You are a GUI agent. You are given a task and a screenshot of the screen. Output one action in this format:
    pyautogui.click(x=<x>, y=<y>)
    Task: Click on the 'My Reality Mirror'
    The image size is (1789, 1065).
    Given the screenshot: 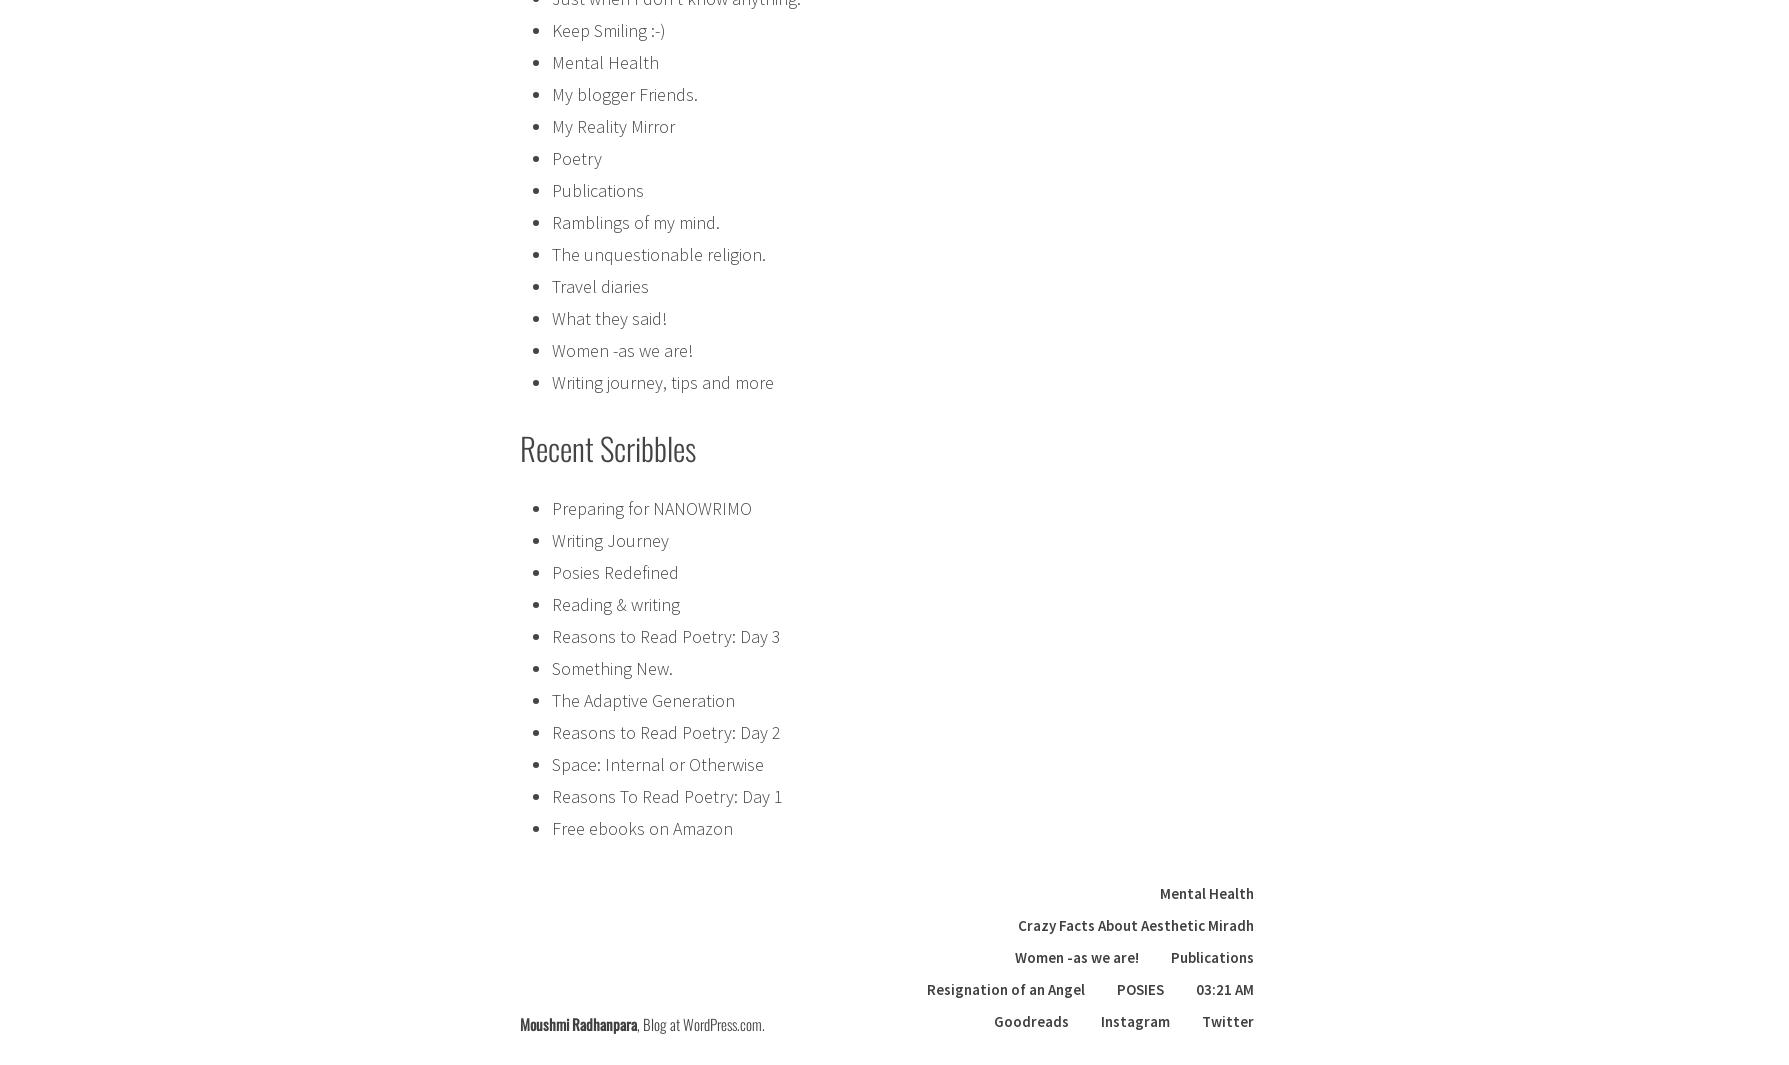 What is the action you would take?
    pyautogui.click(x=612, y=125)
    